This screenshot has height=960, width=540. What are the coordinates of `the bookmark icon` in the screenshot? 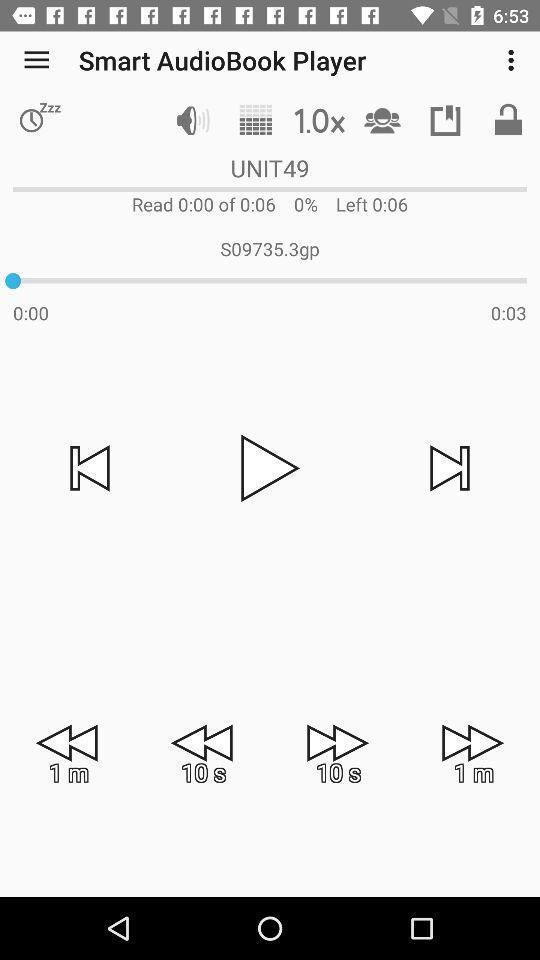 It's located at (445, 120).